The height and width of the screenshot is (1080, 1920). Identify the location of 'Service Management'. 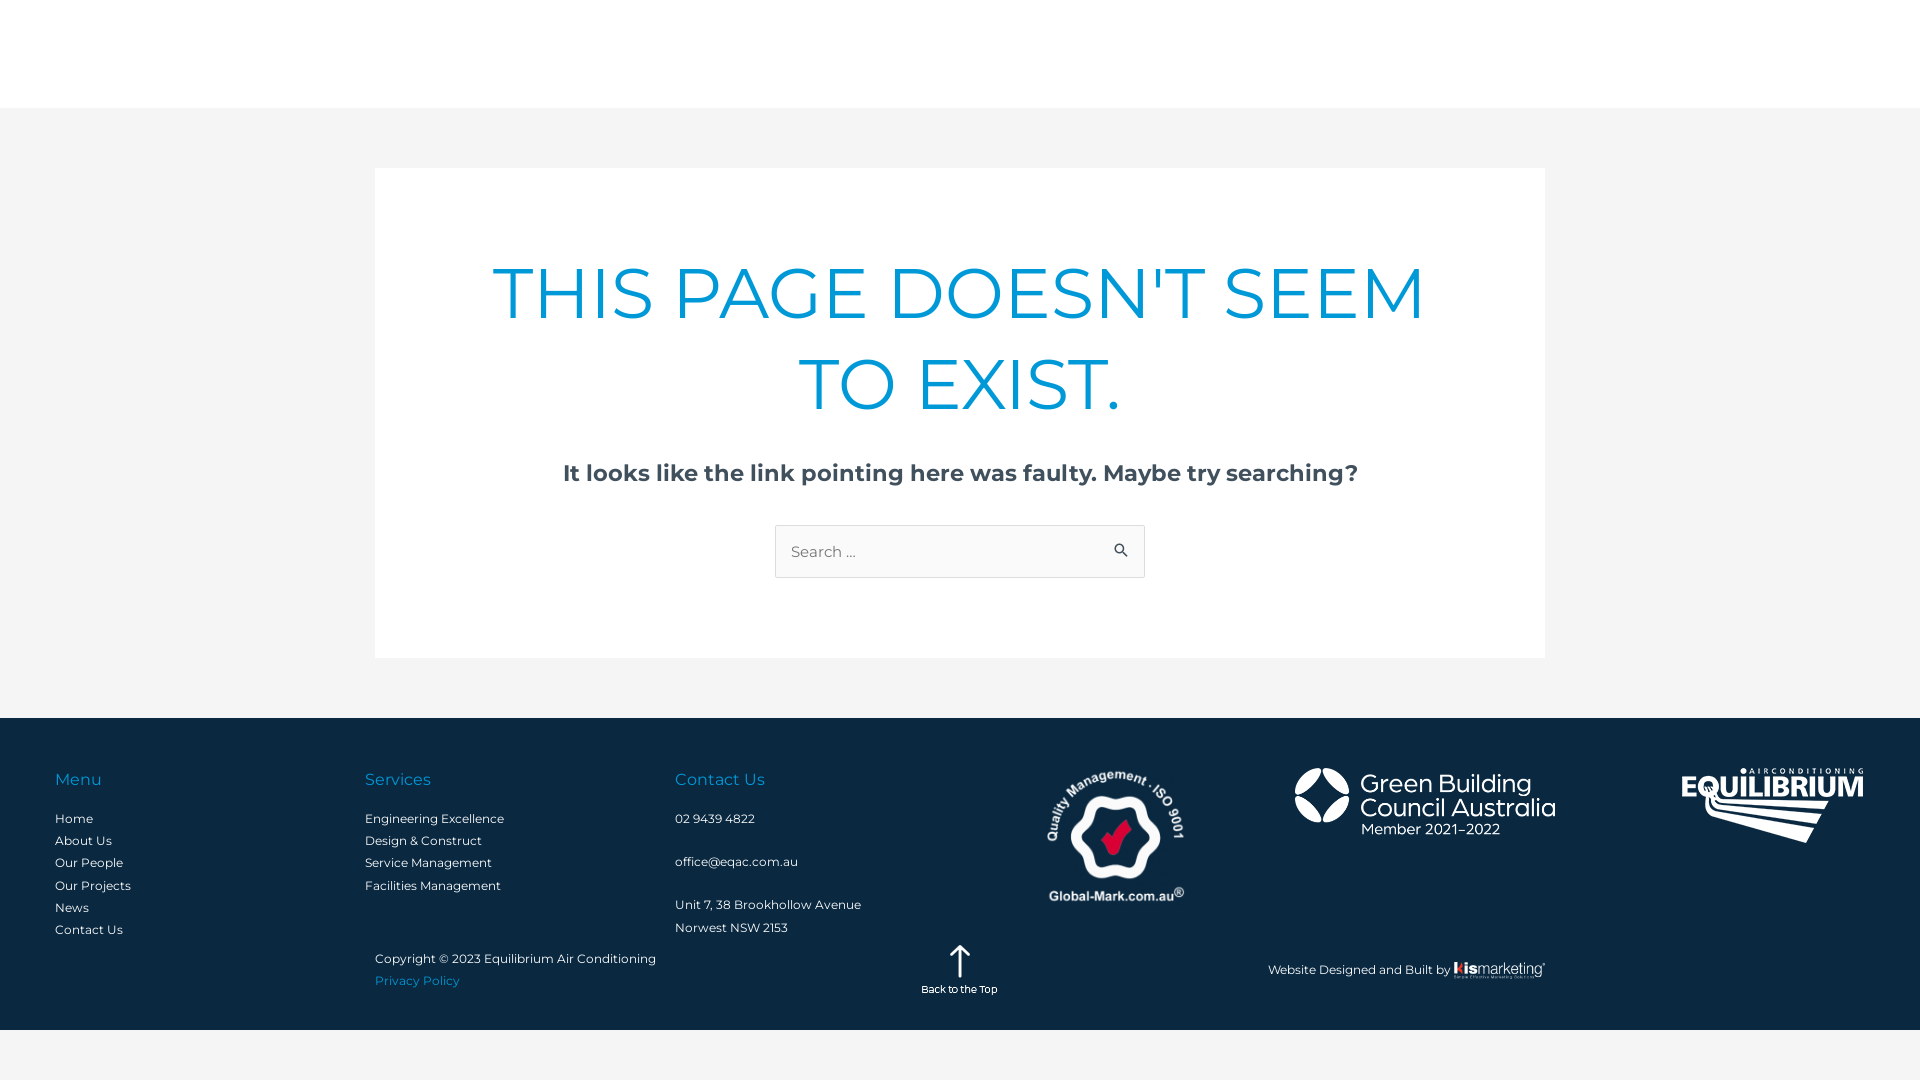
(427, 861).